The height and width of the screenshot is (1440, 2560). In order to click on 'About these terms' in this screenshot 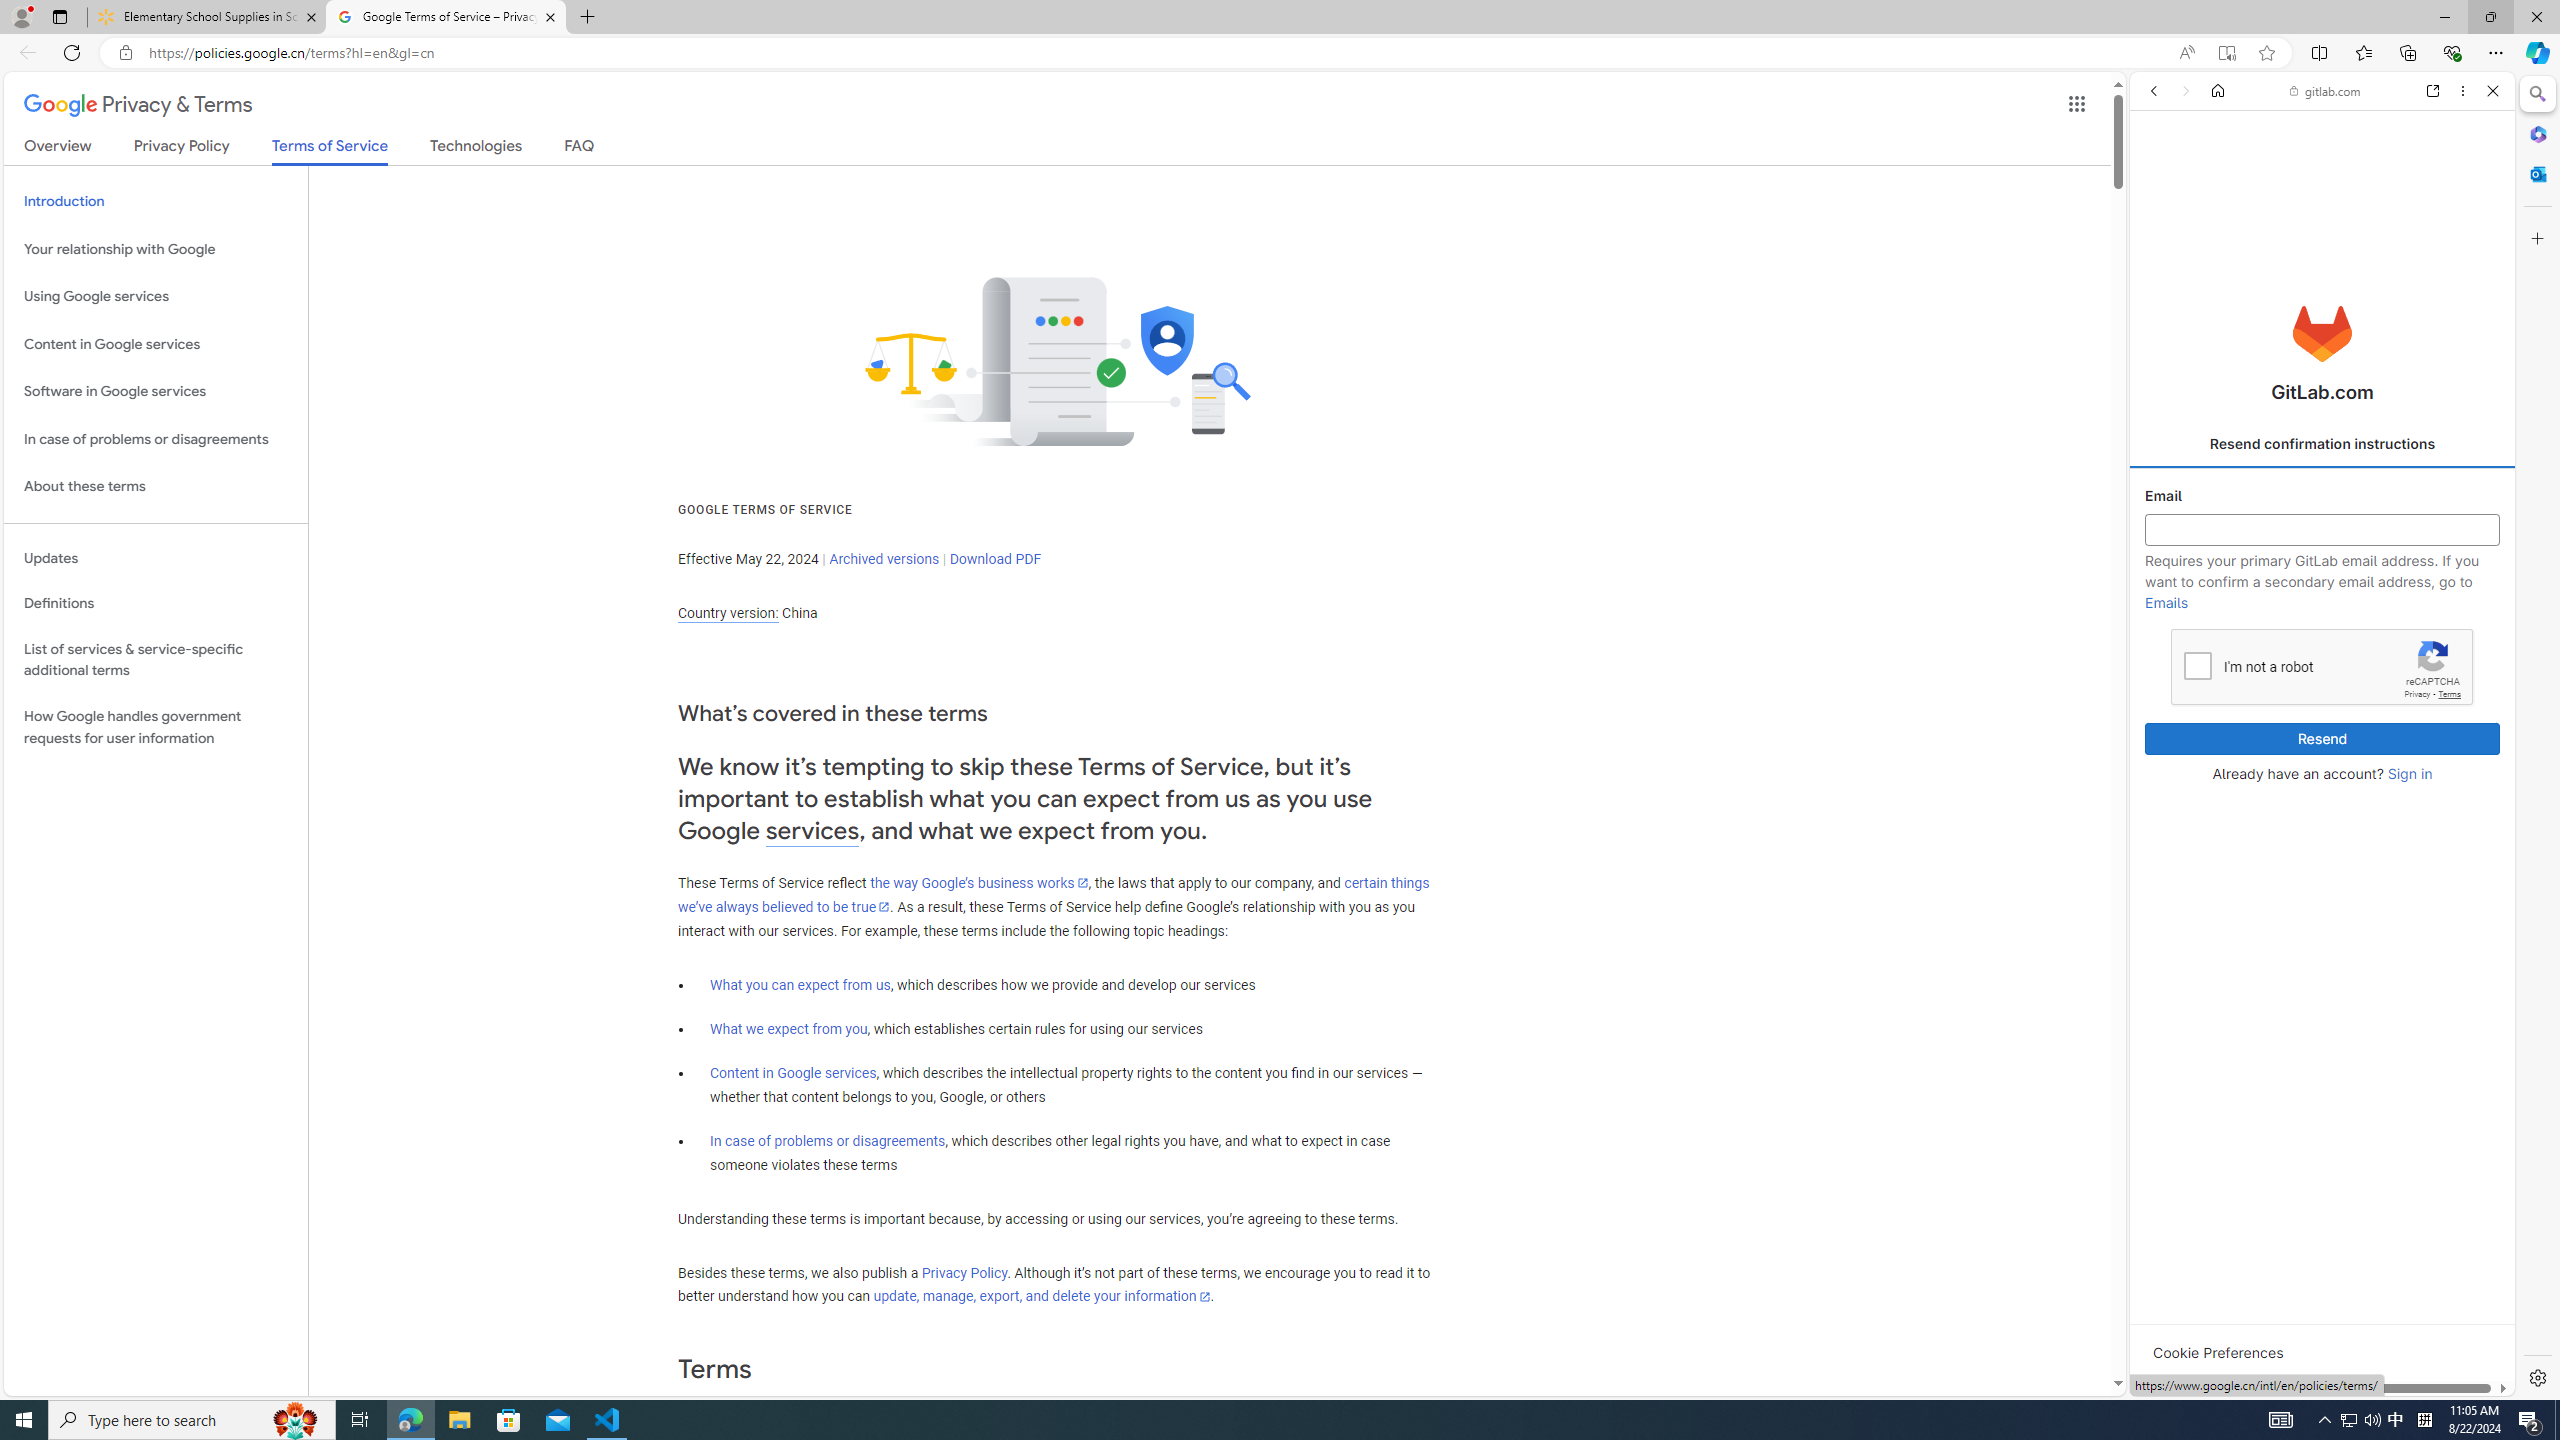, I will do `click(155, 486)`.